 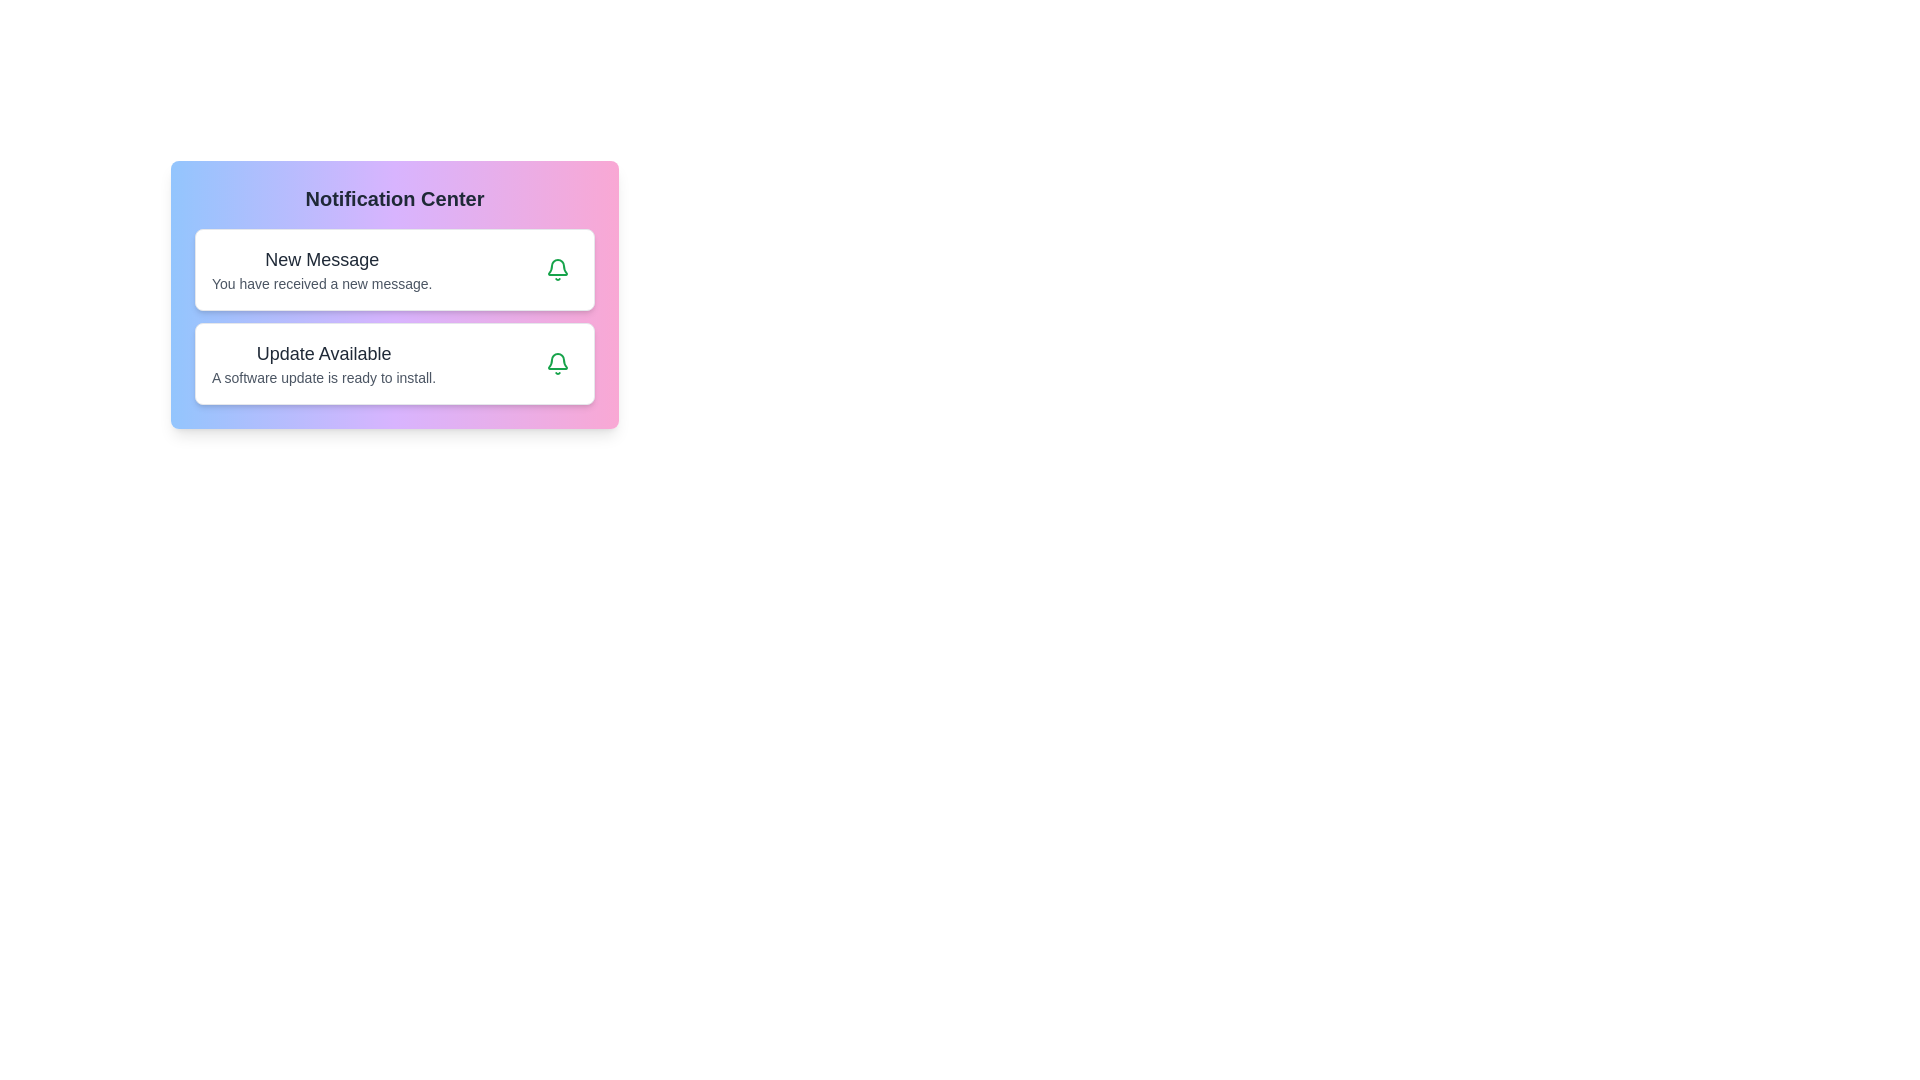 I want to click on the bell icon with a green outline in the notification center, so click(x=557, y=270).